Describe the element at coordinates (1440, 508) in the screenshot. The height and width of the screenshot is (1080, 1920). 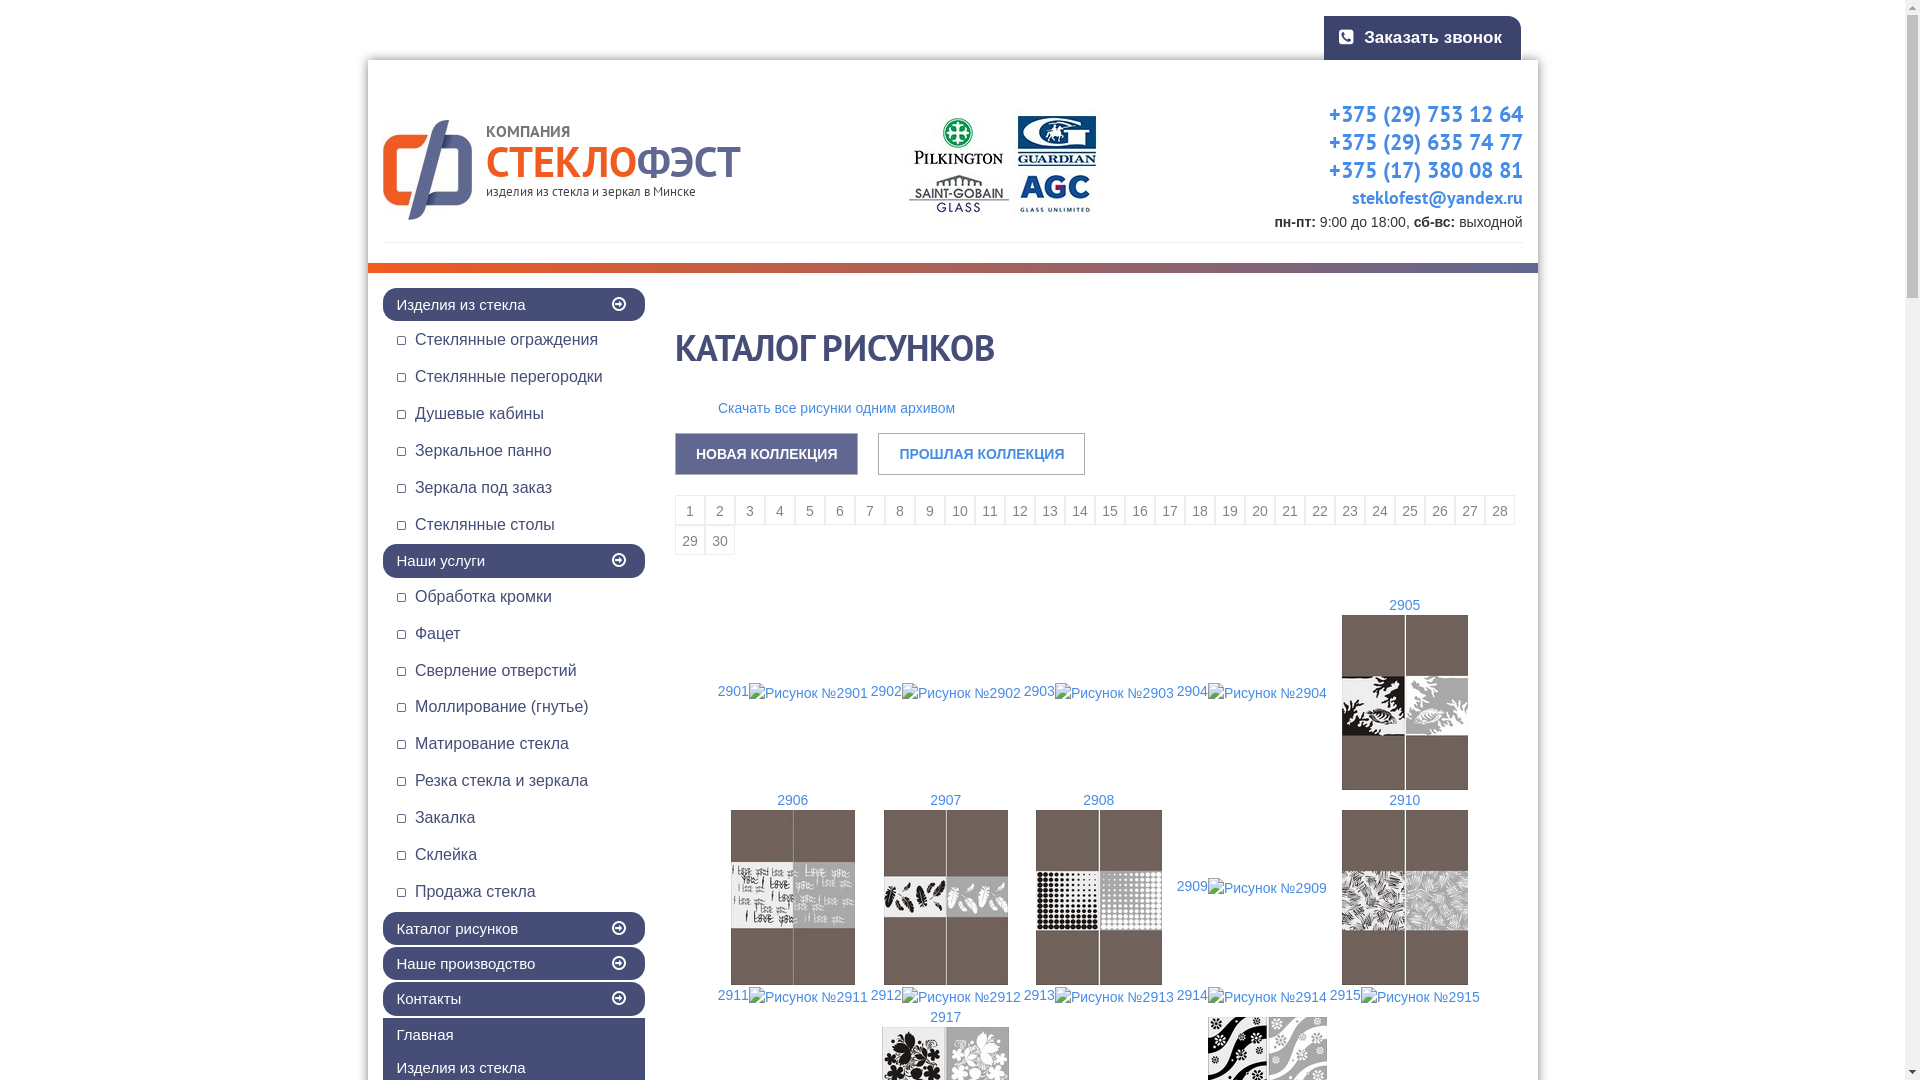
I see `'26'` at that location.